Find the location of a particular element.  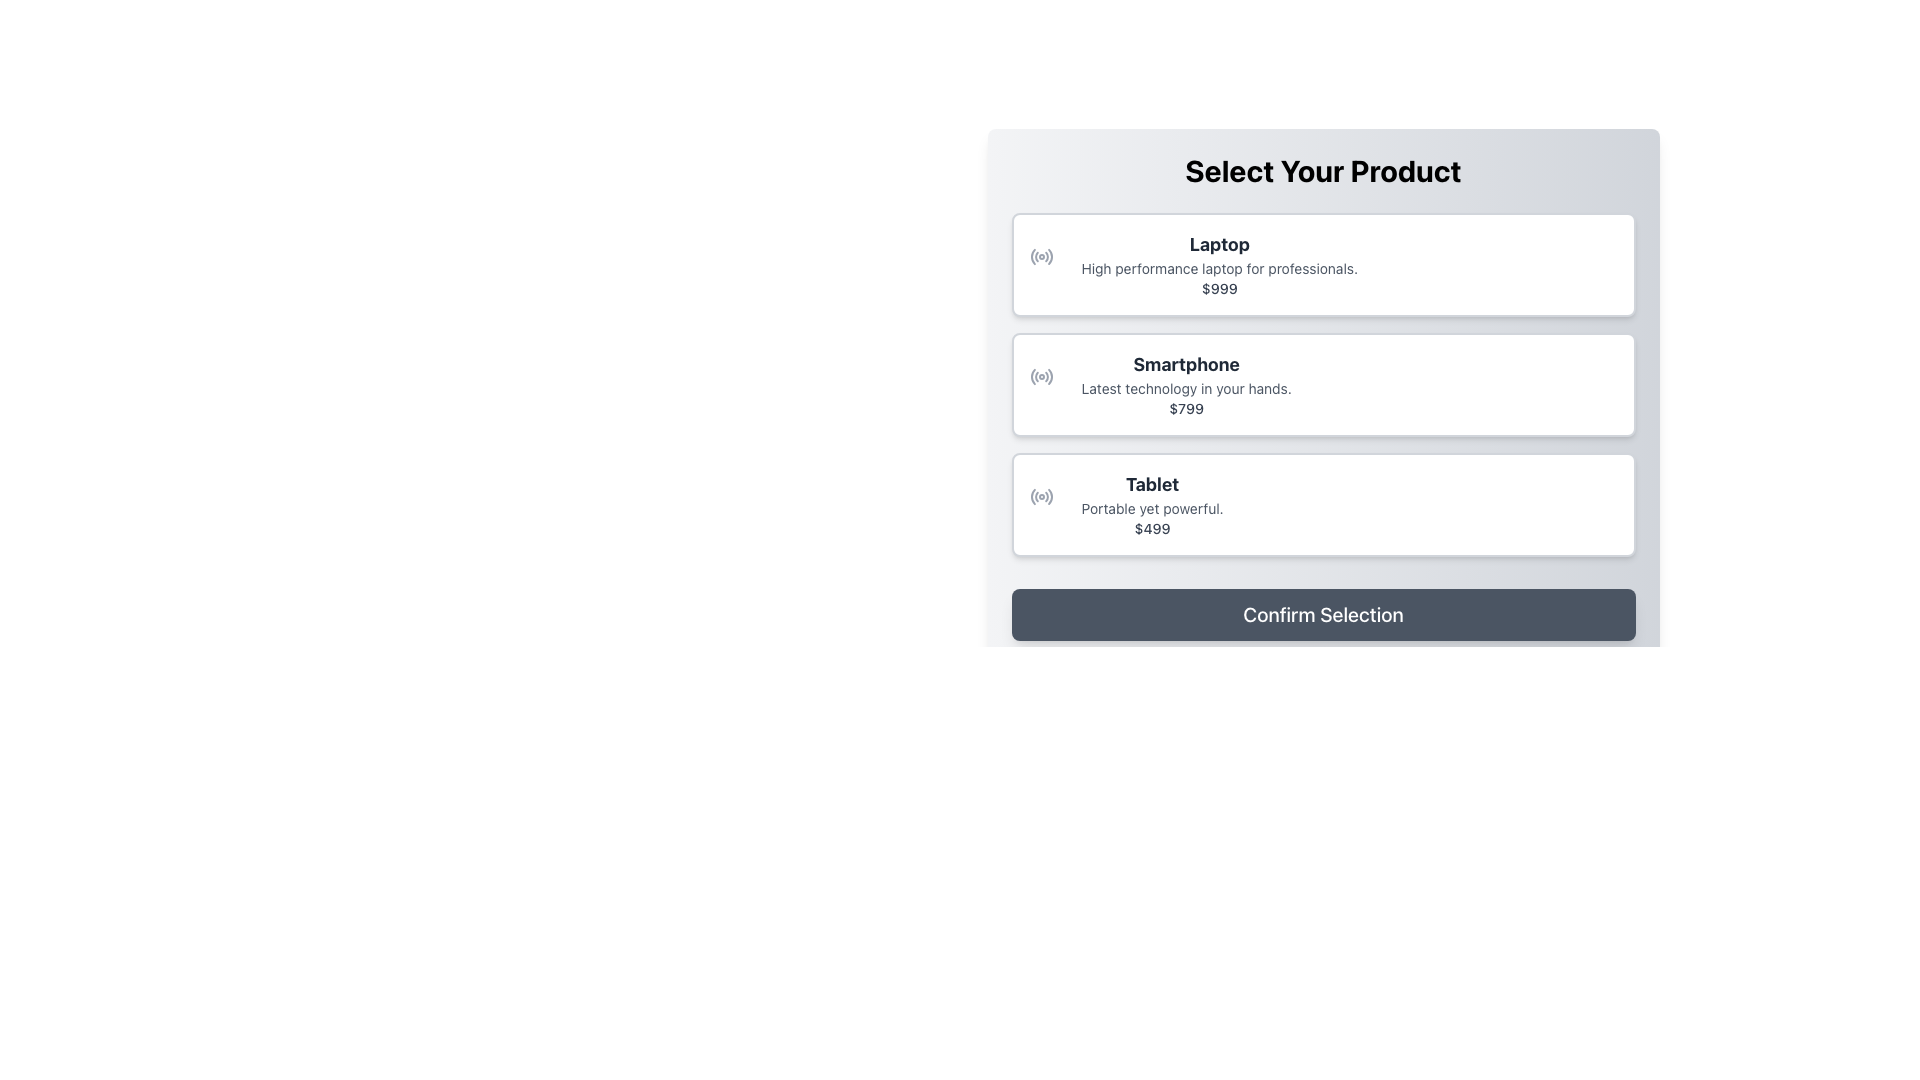

the outermost arc of the radio button icon for the 'Laptop' selection card, which is styled with a gray color and located in the top-left corner is located at coordinates (1049, 255).